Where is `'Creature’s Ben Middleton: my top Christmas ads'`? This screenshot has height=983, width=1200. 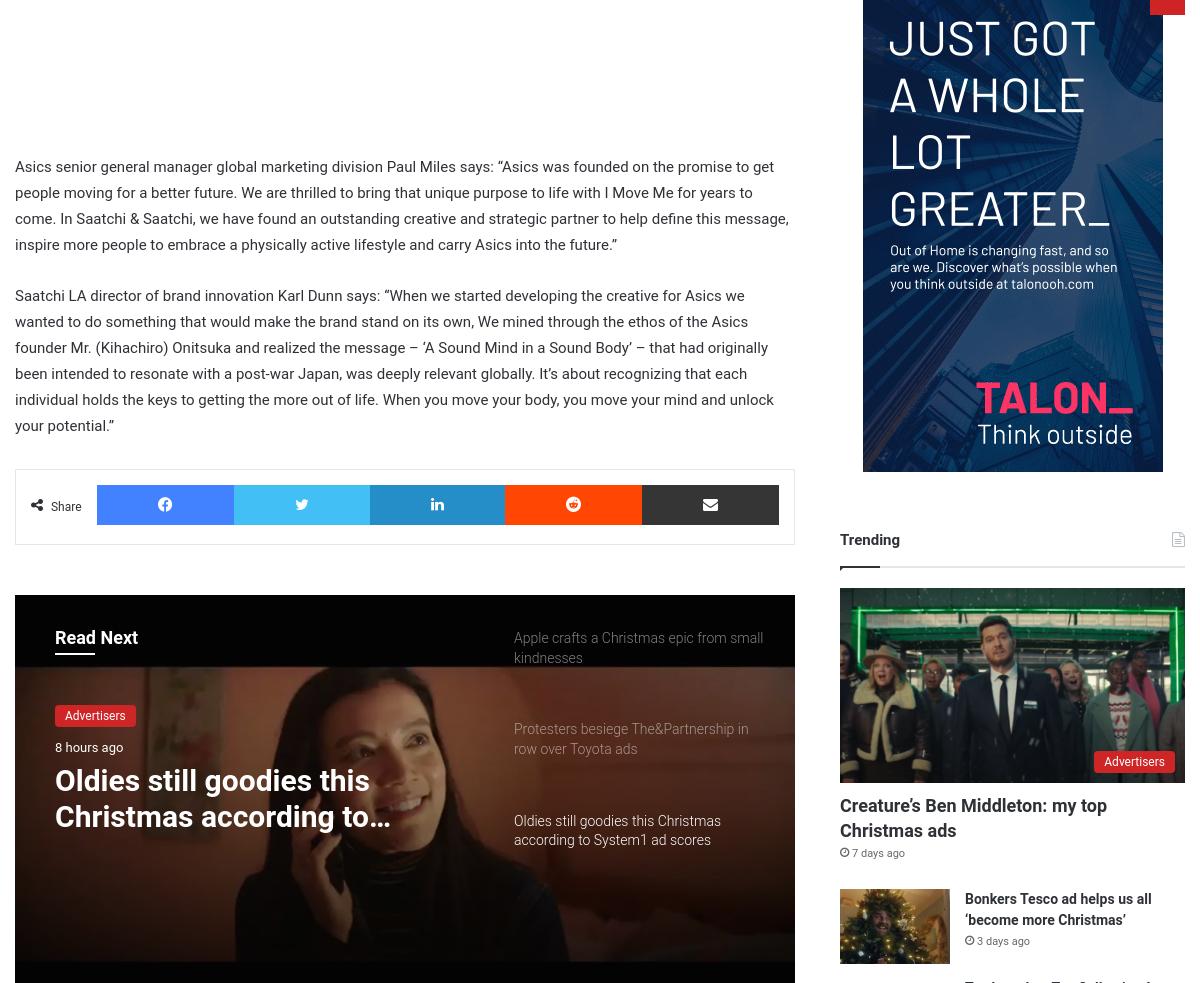 'Creature’s Ben Middleton: my top Christmas ads' is located at coordinates (973, 816).